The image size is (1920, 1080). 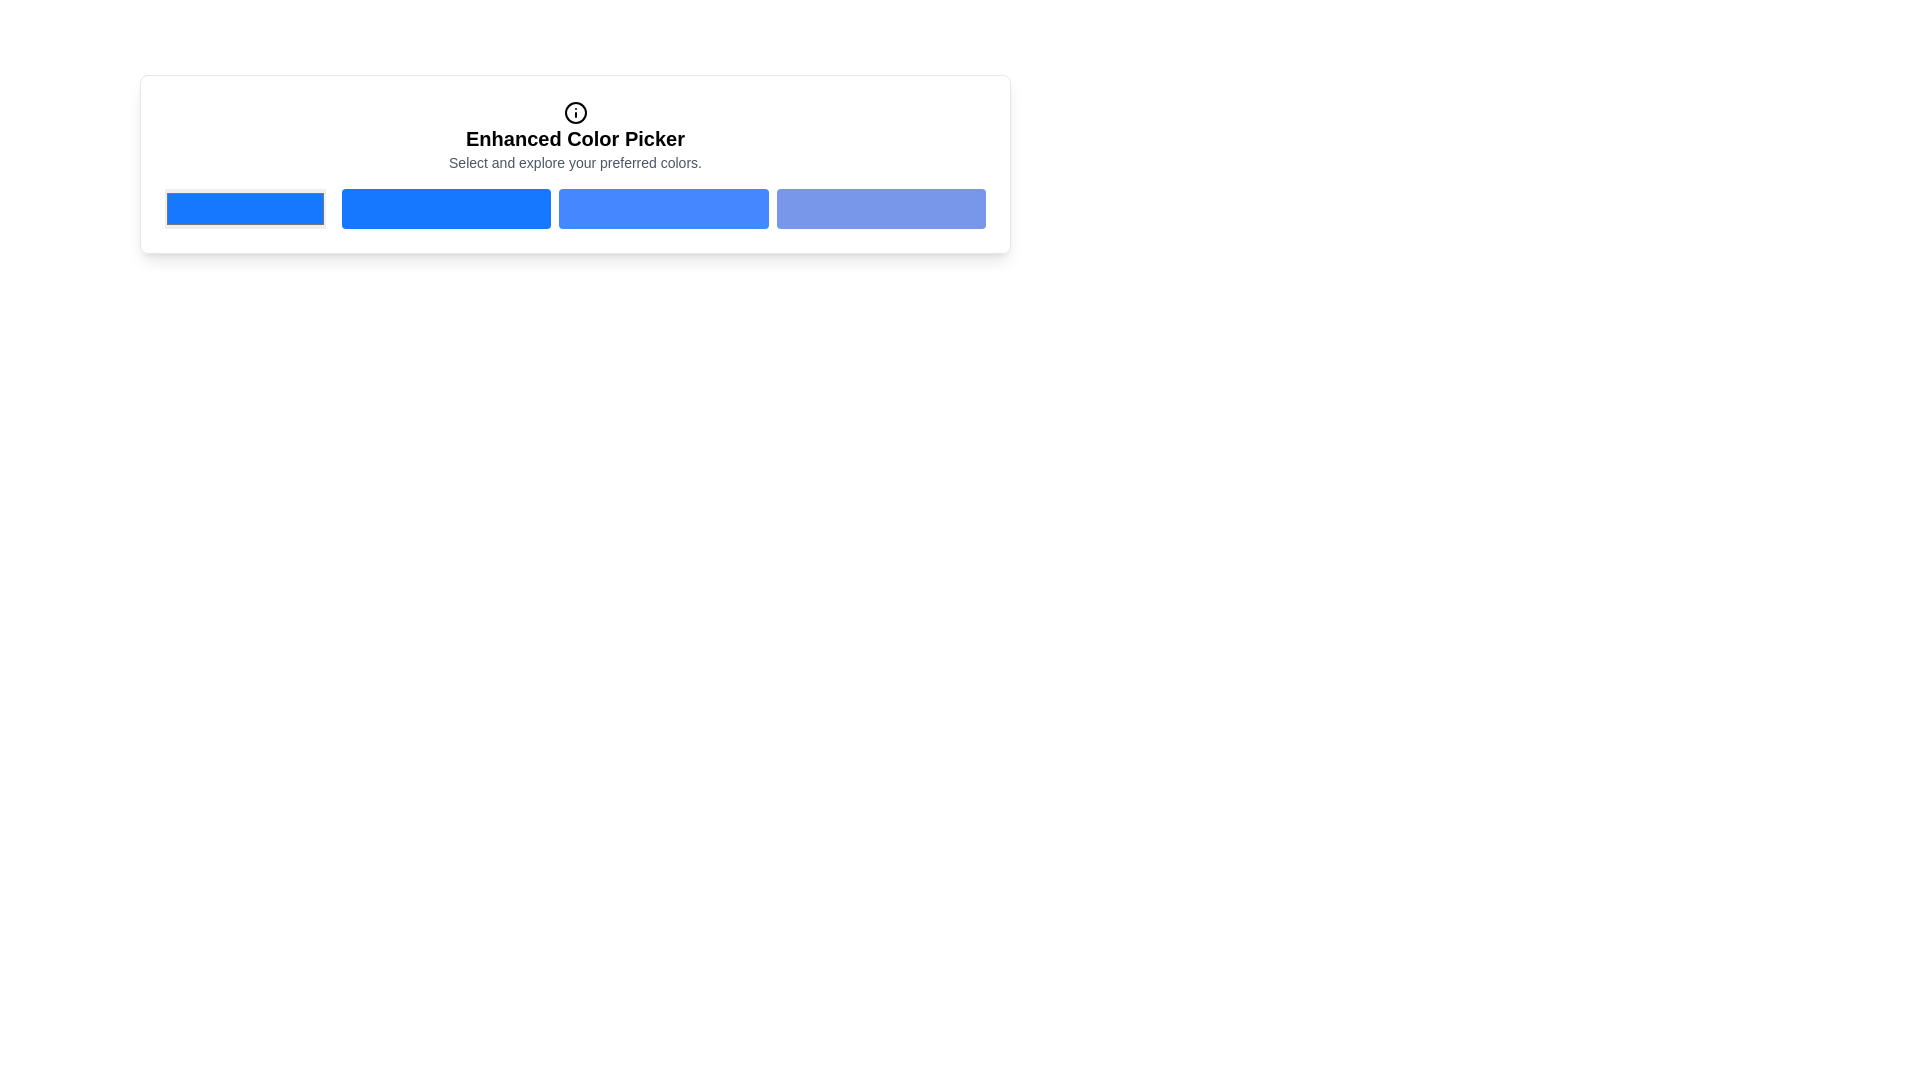 What do you see at coordinates (574, 135) in the screenshot?
I see `informational text block titled 'Enhanced Color Picker' which contains guidance on selecting and exploring preferred colors` at bounding box center [574, 135].